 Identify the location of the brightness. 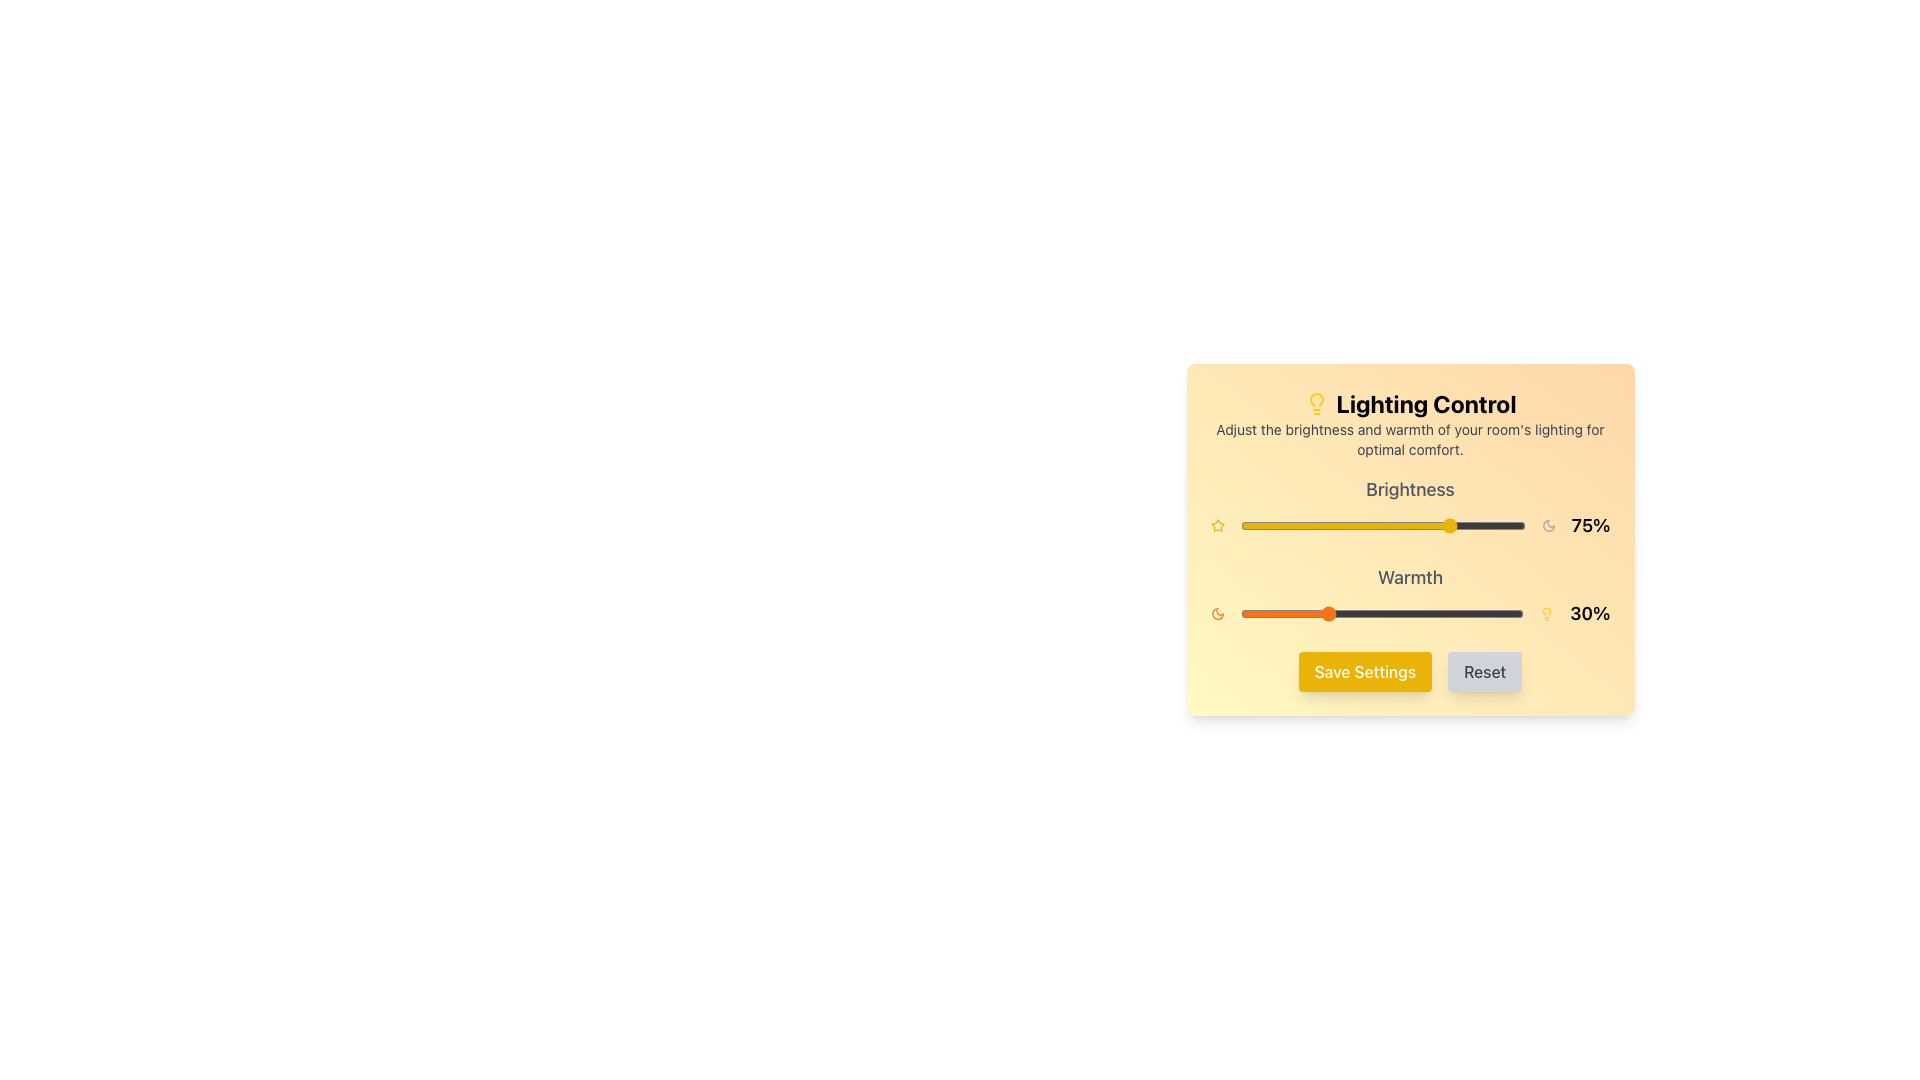
(1348, 524).